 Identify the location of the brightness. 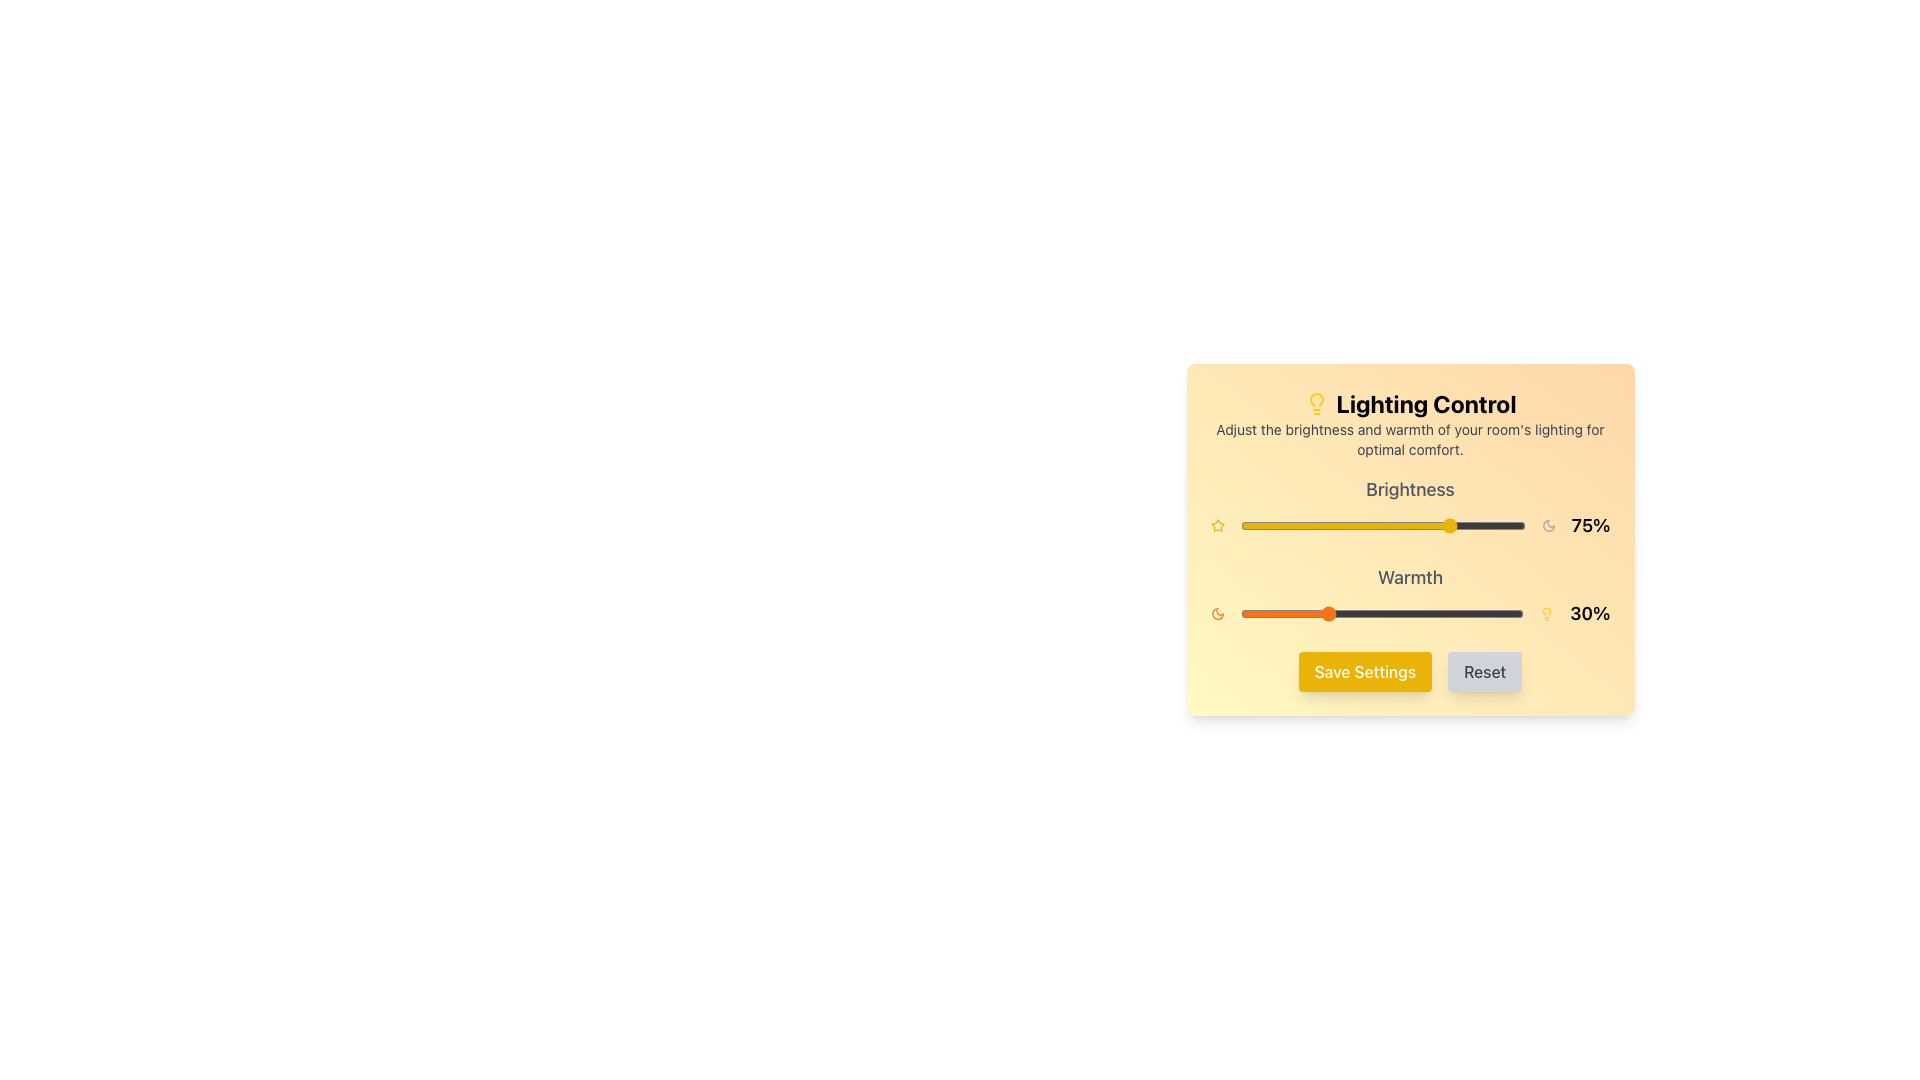
(1348, 524).